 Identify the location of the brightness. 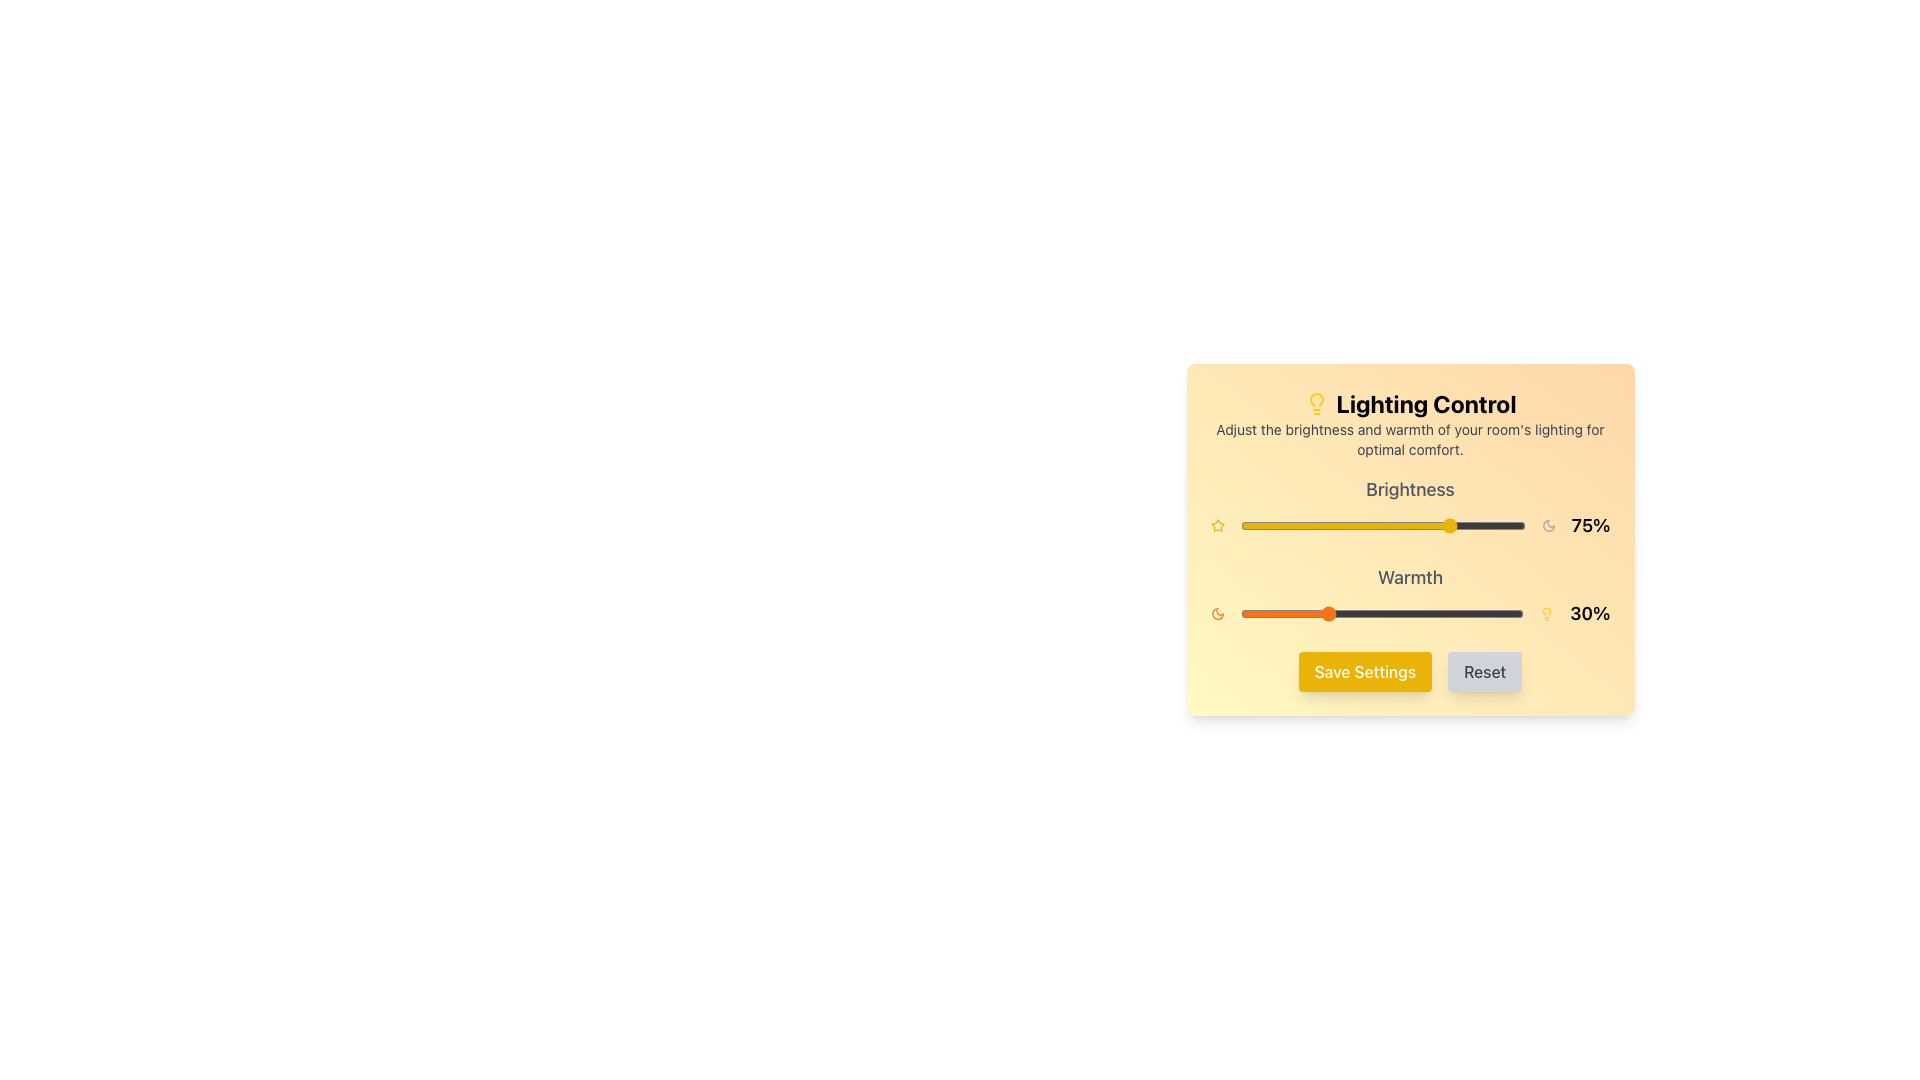
(1348, 524).